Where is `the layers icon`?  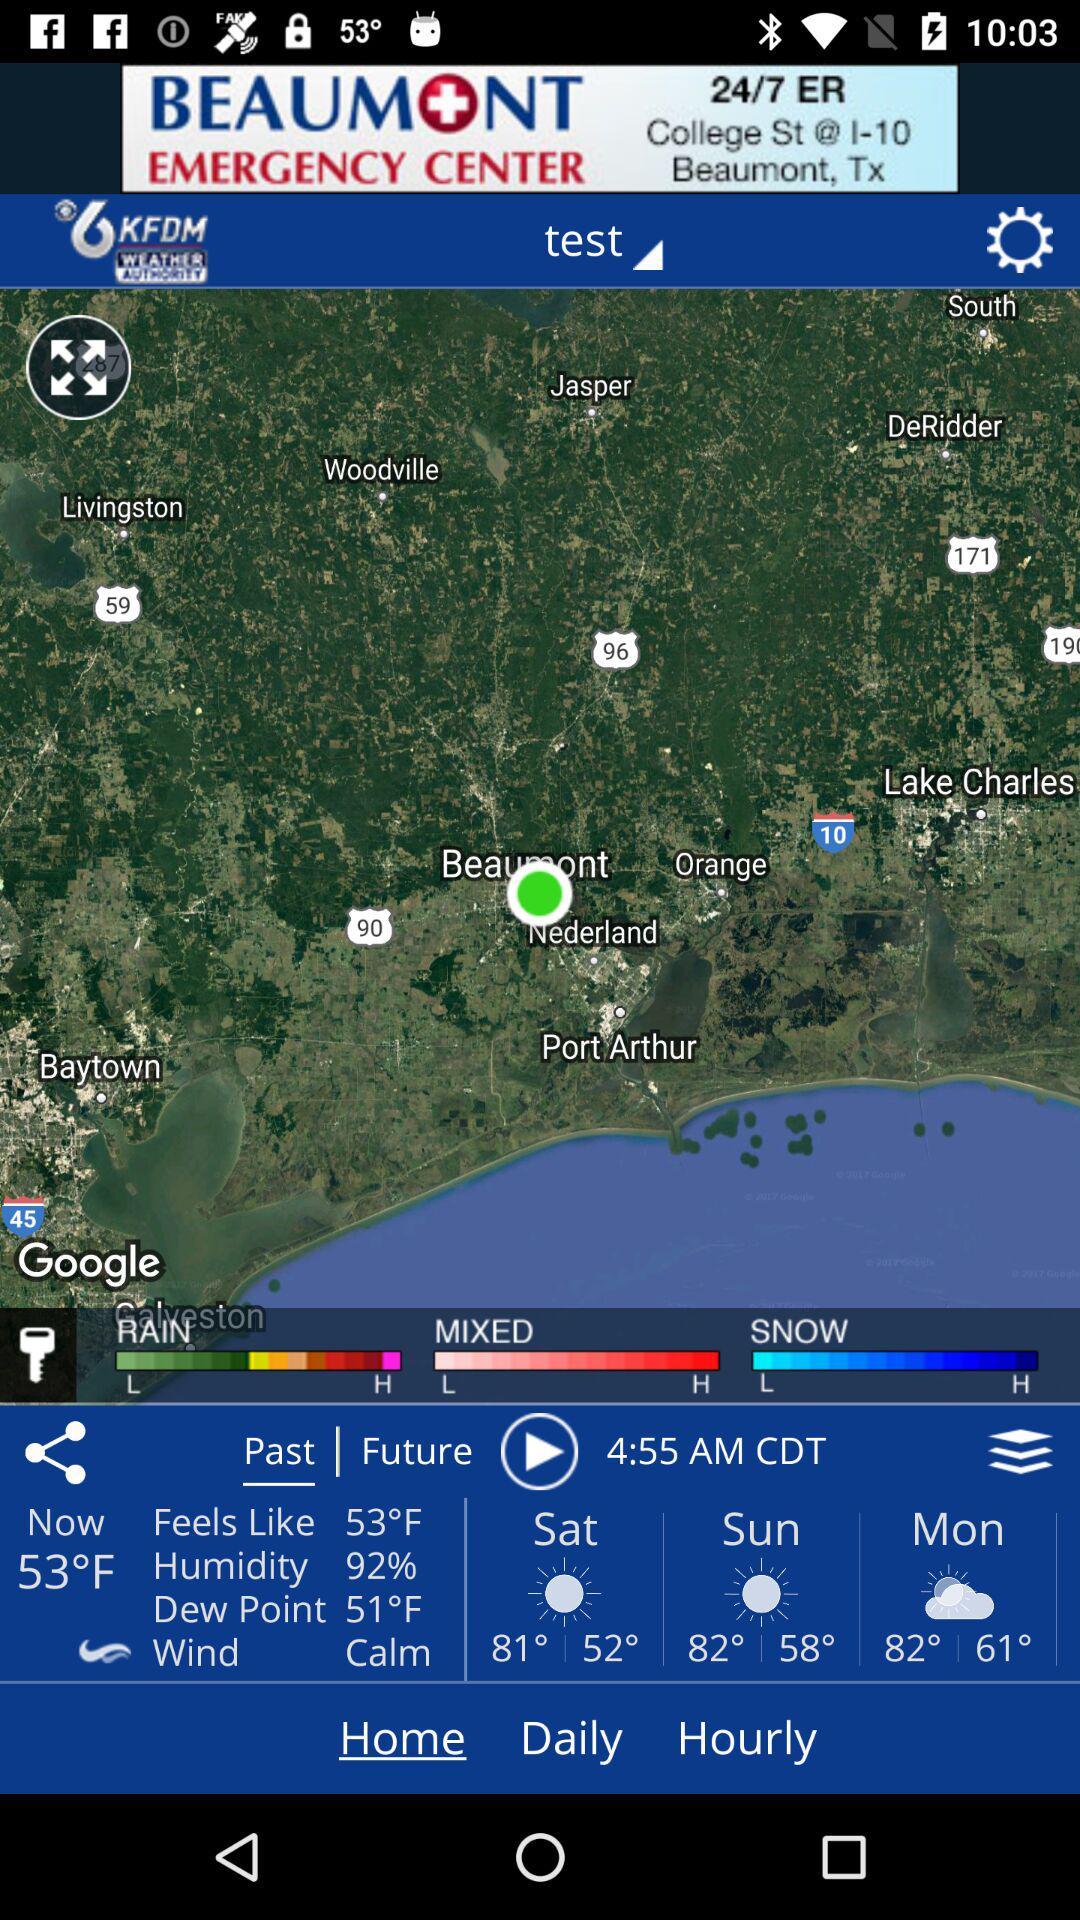 the layers icon is located at coordinates (1020, 1451).